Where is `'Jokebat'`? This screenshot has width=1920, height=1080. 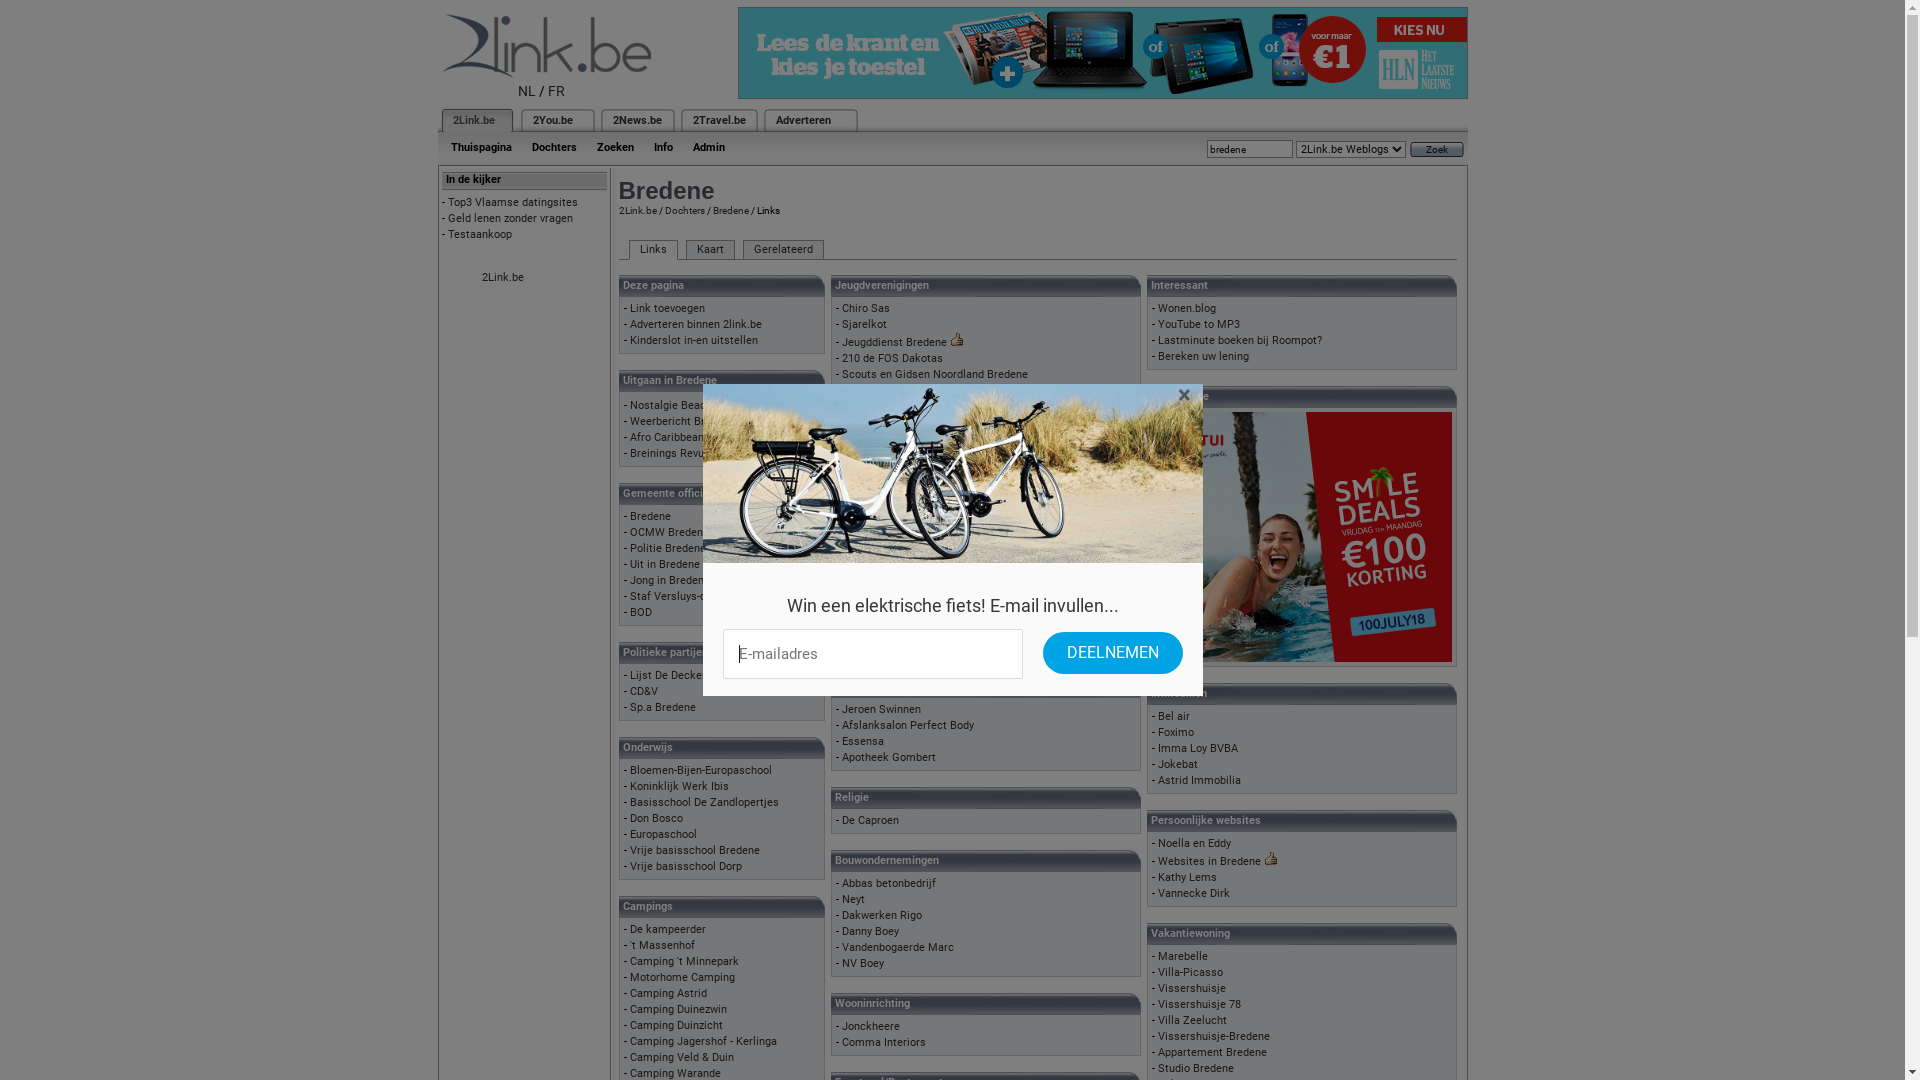
'Jokebat' is located at coordinates (1177, 764).